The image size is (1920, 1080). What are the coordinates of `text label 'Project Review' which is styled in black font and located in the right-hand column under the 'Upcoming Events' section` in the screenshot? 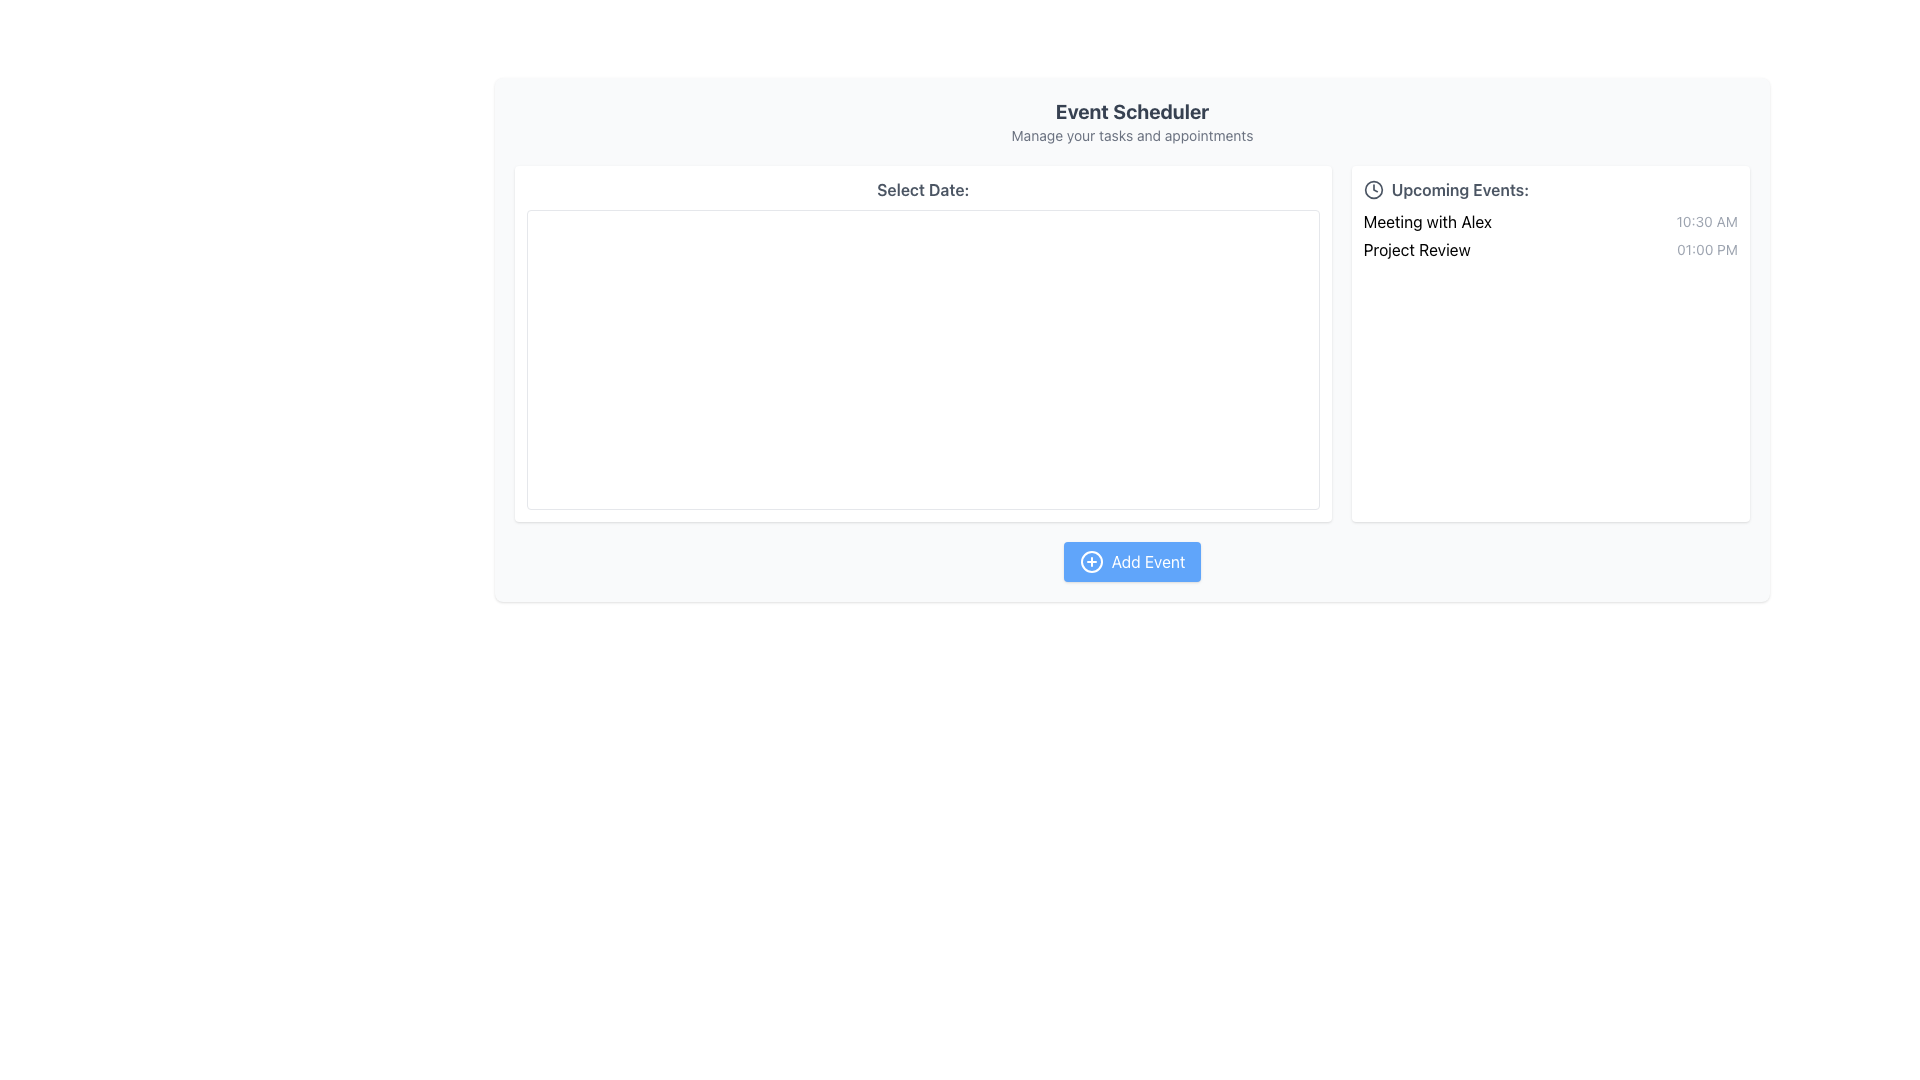 It's located at (1416, 249).